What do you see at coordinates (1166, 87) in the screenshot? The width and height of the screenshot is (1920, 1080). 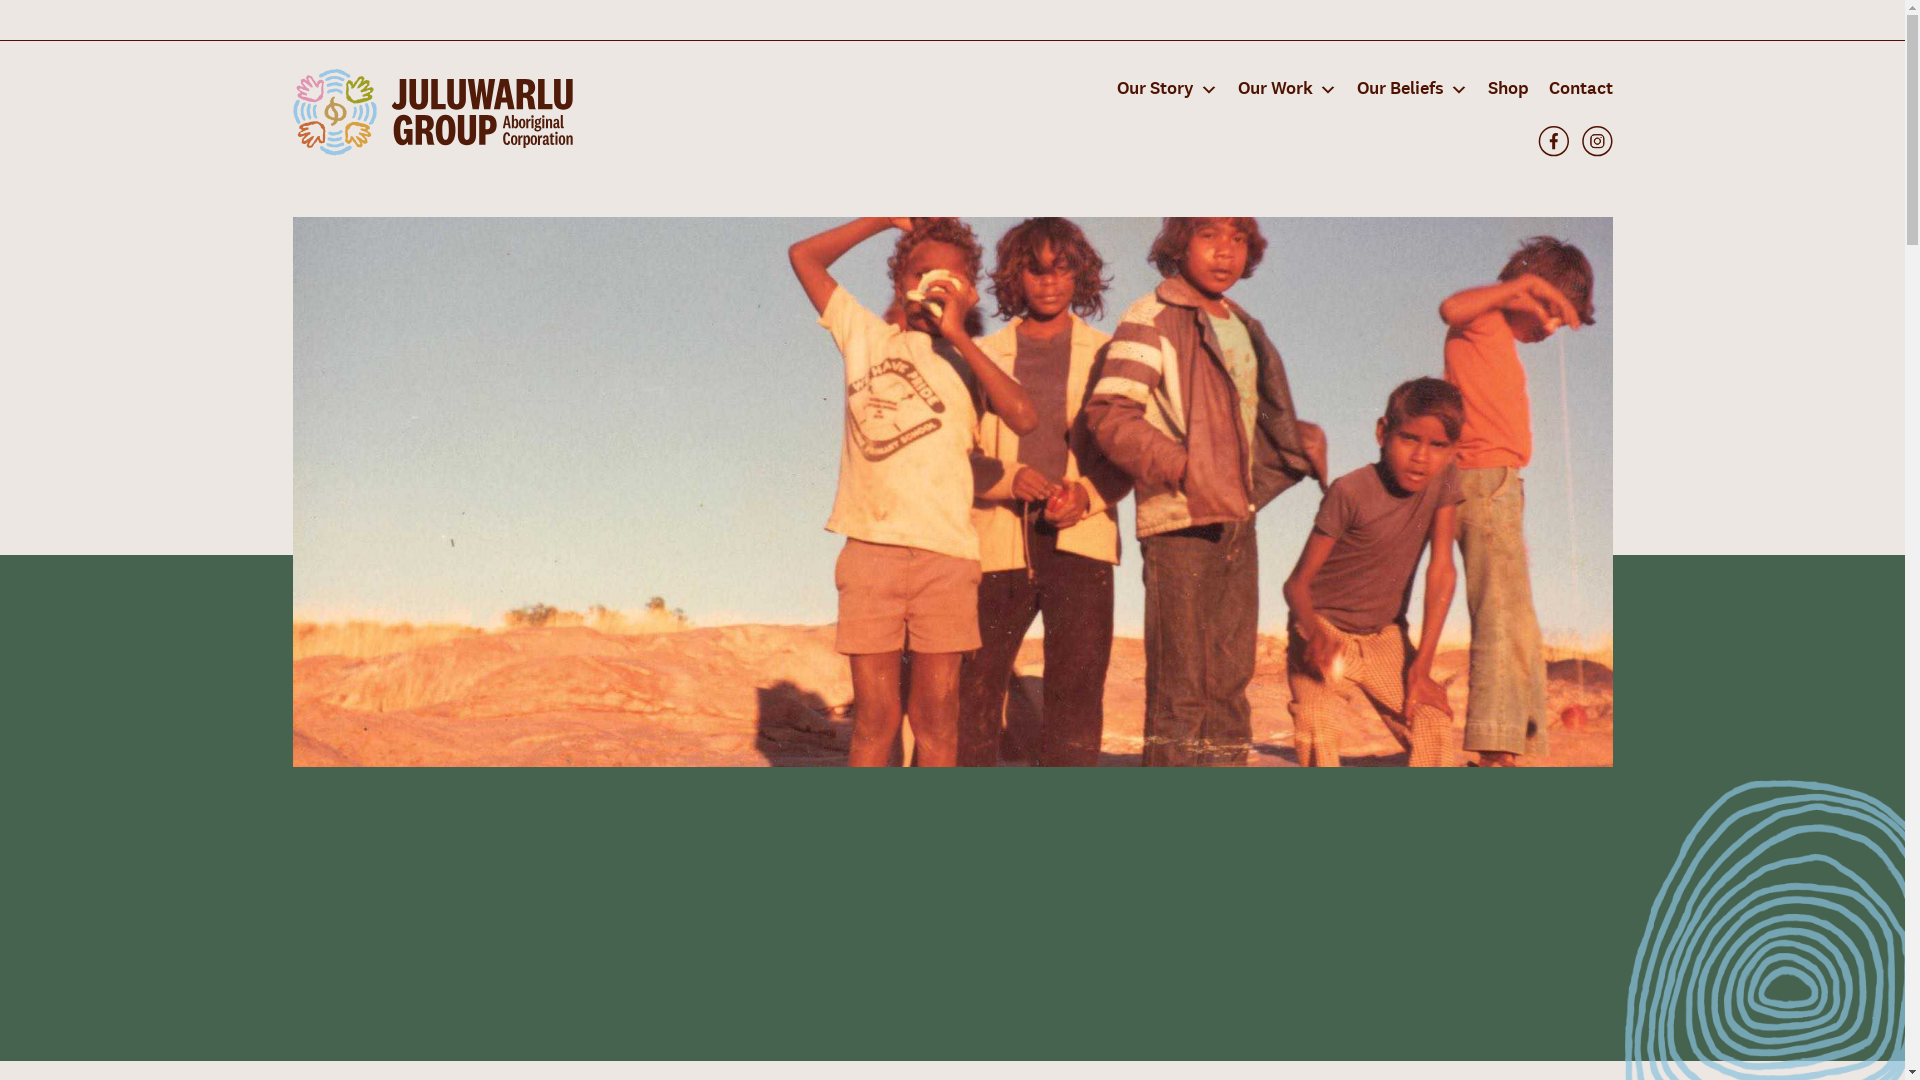 I see `'Our Story'` at bounding box center [1166, 87].